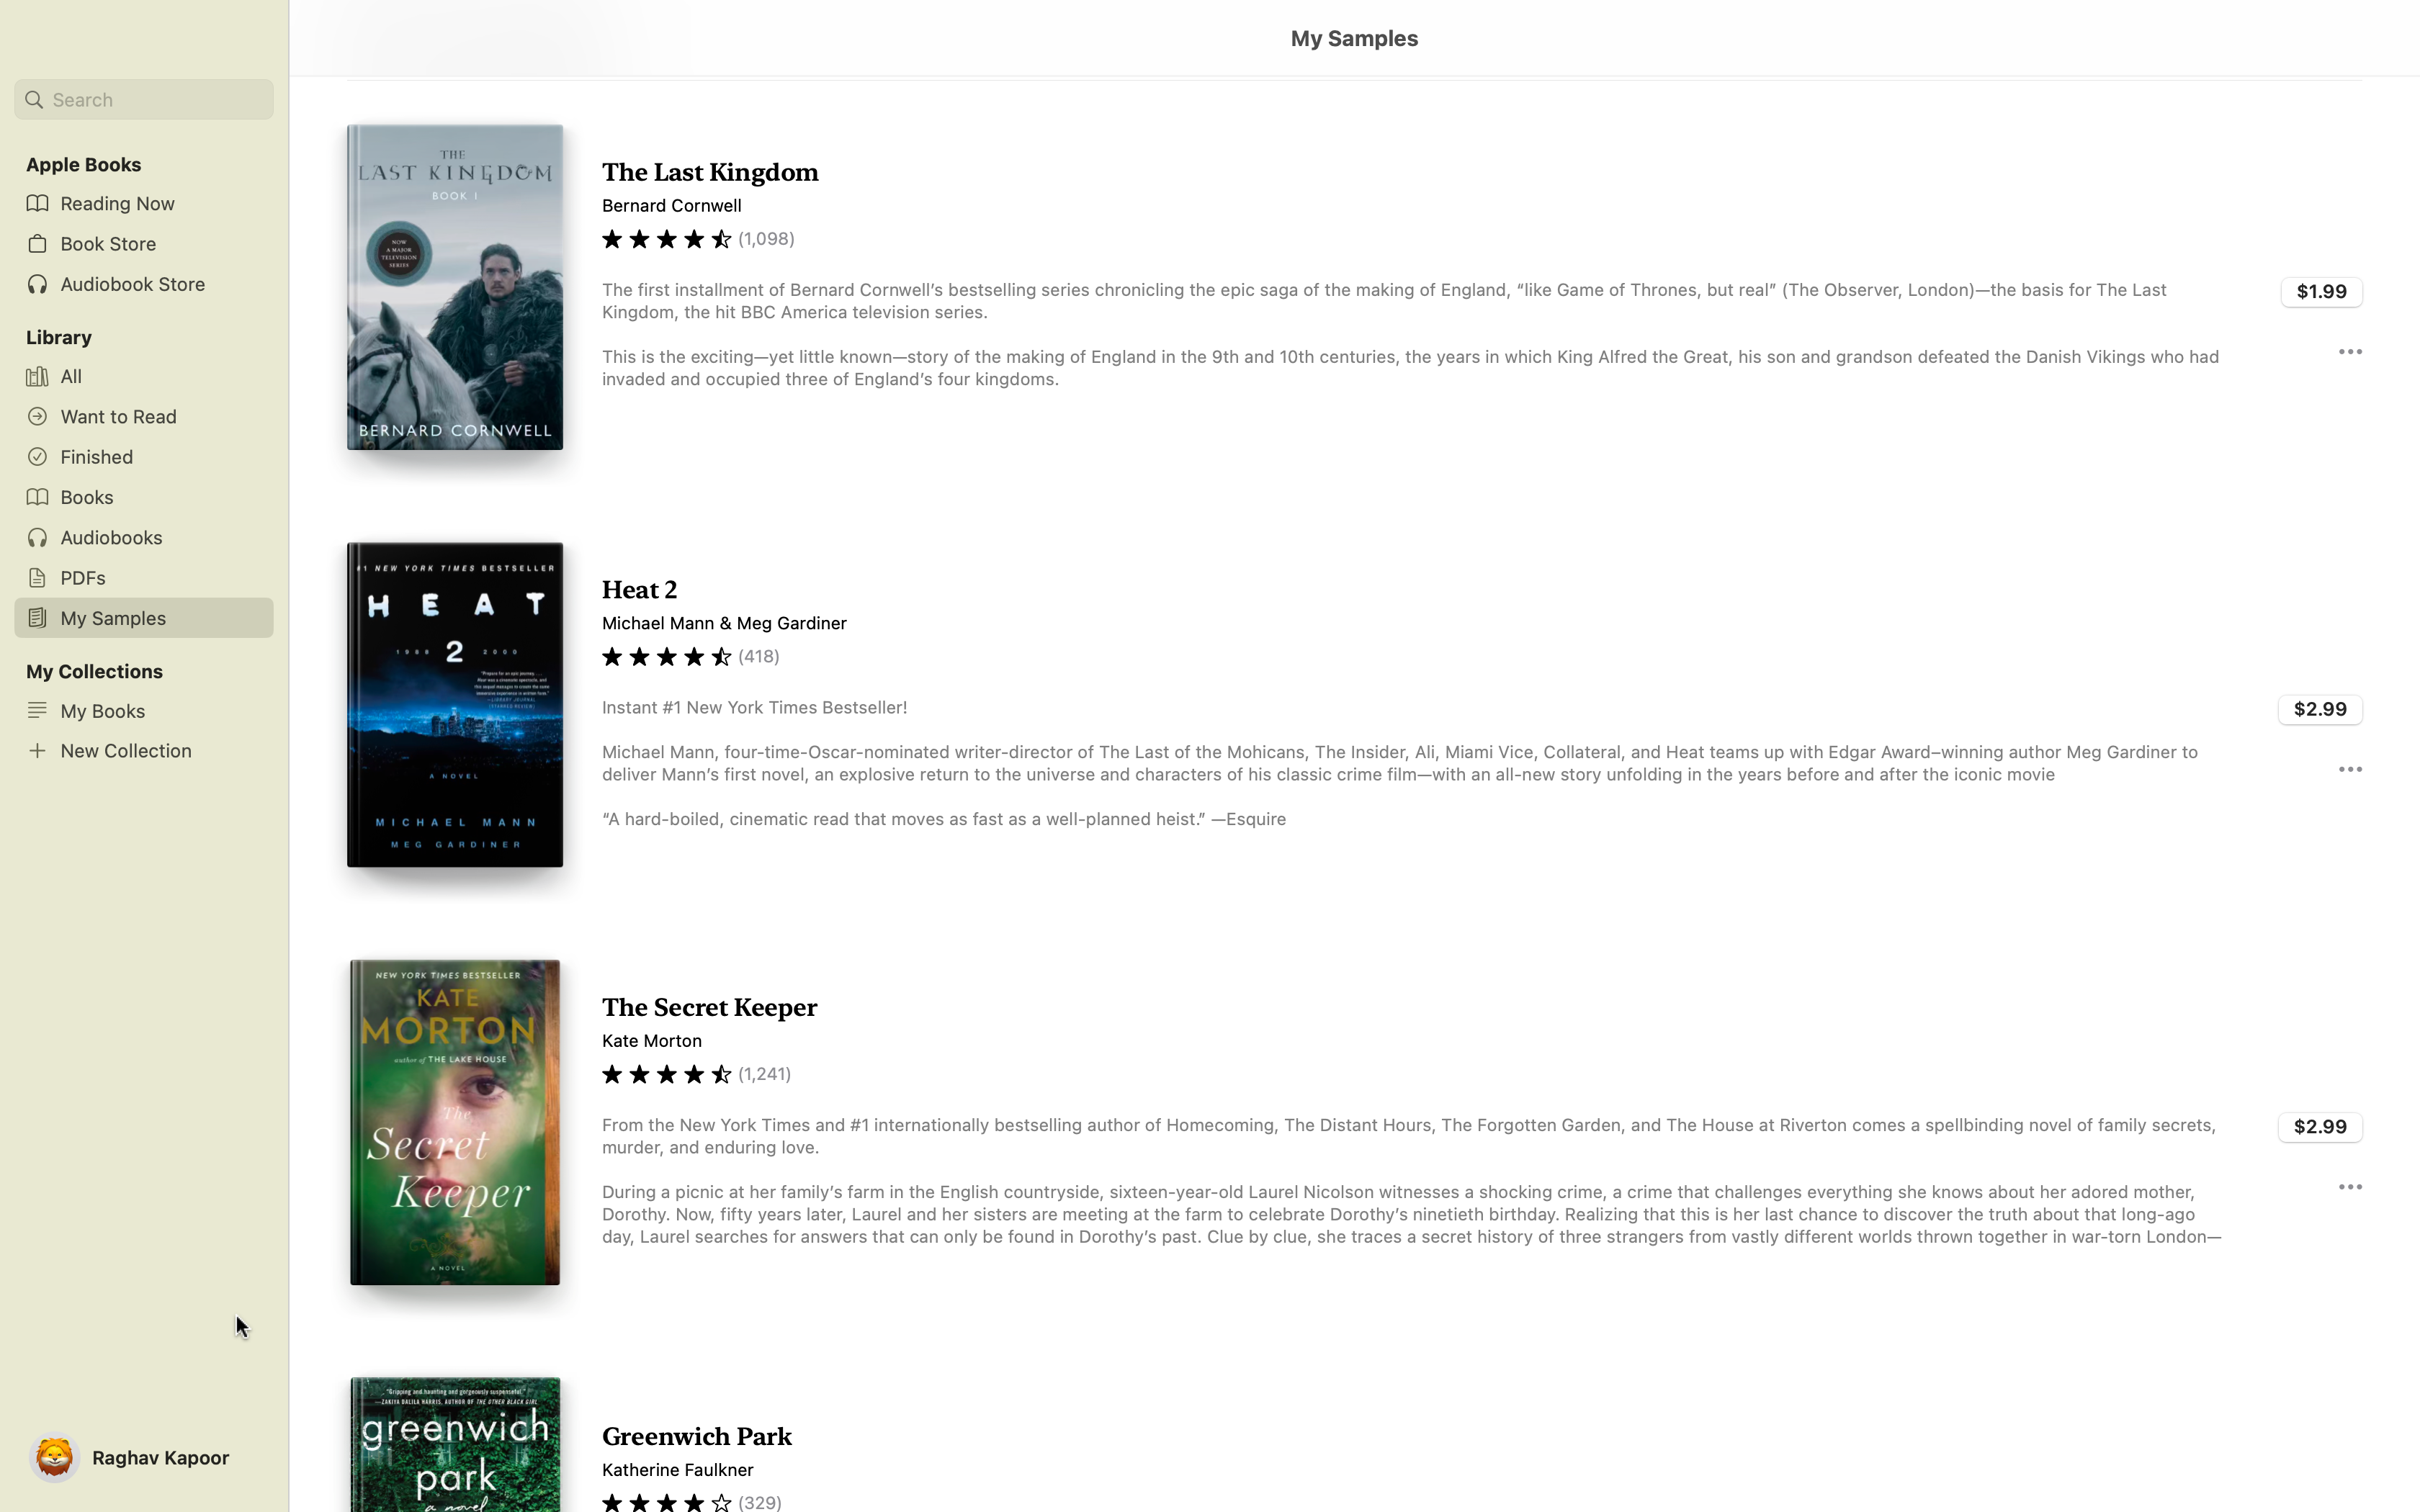 The height and width of the screenshot is (1512, 2420). I want to click on Procure the "Heat 2" book, so click(2321, 708).